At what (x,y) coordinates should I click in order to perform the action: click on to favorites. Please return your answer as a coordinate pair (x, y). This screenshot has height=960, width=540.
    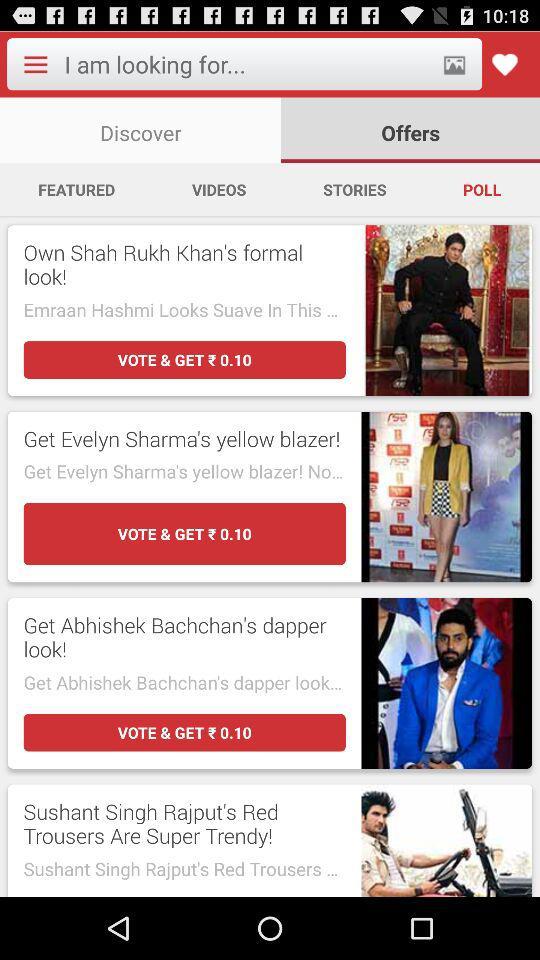
    Looking at the image, I should click on (503, 64).